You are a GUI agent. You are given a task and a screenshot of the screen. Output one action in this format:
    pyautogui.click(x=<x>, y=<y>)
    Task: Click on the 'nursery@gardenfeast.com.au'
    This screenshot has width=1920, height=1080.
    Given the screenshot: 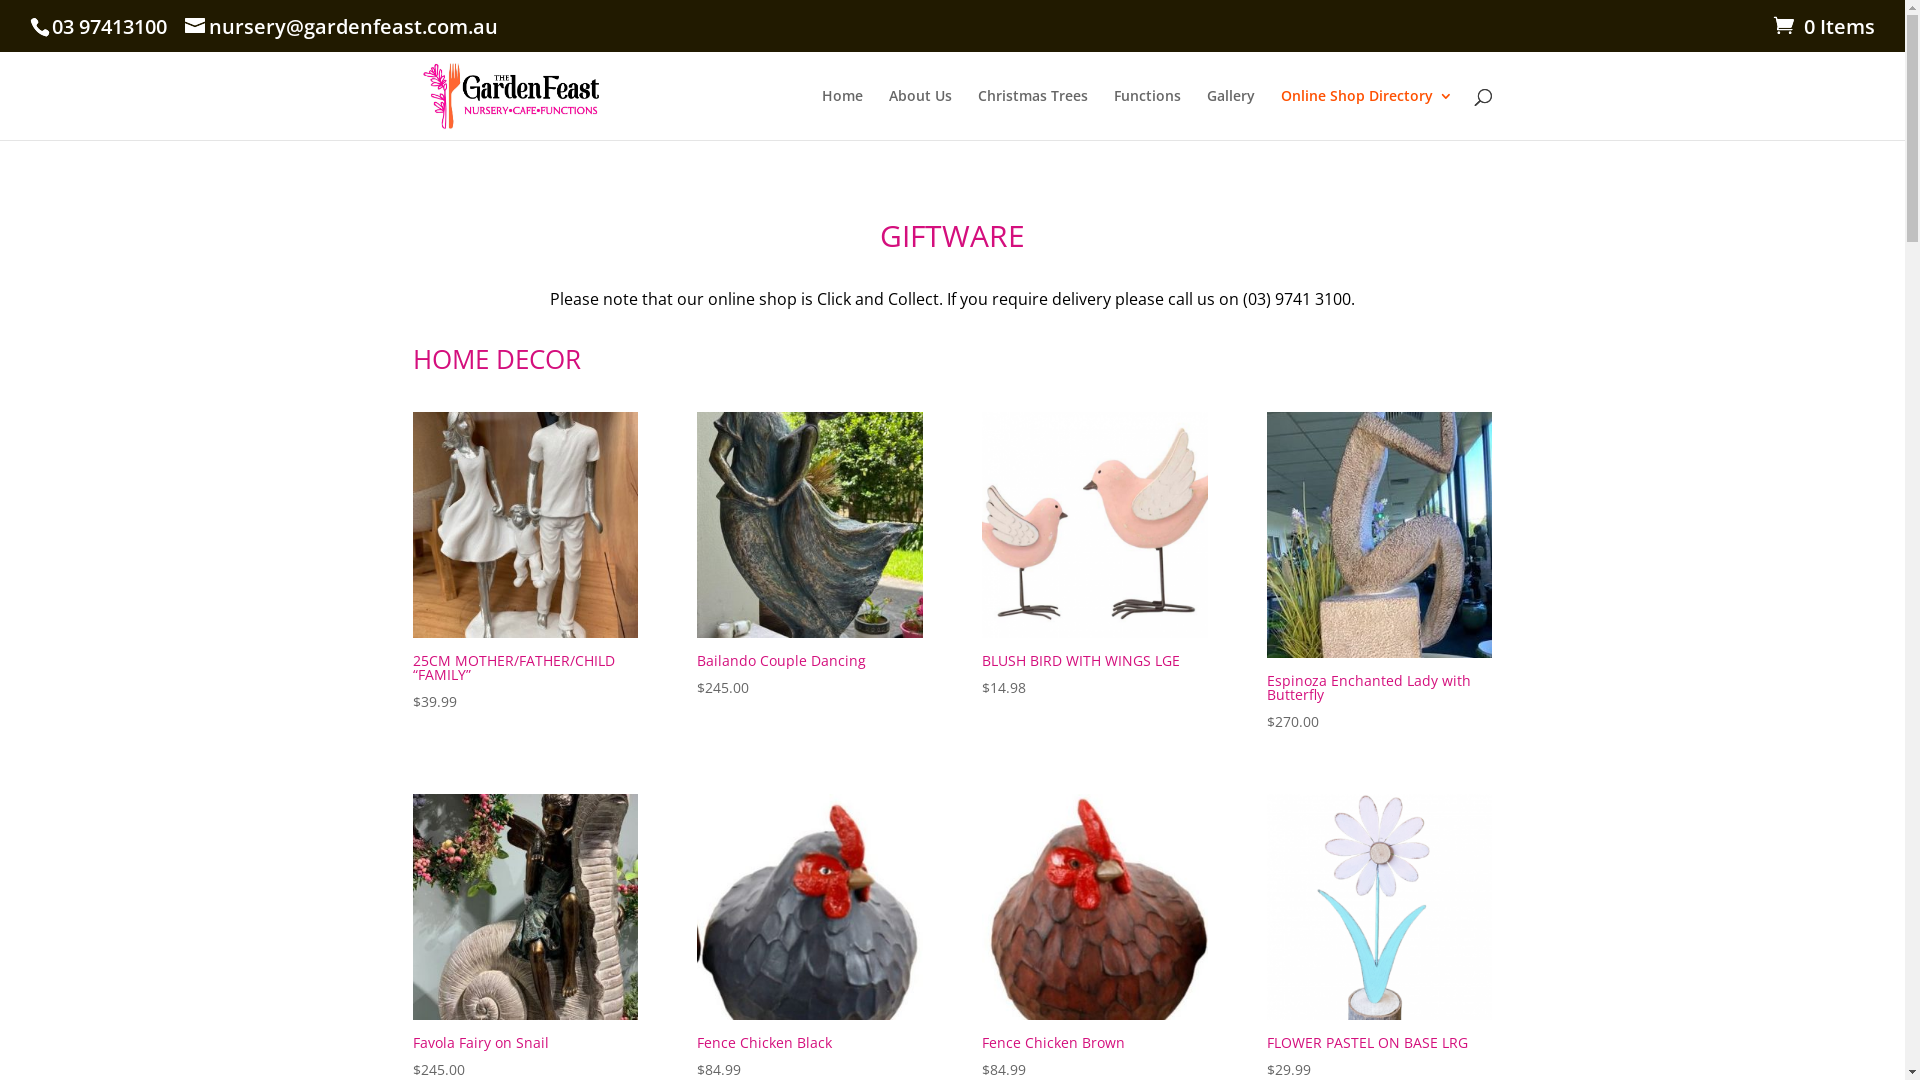 What is the action you would take?
    pyautogui.click(x=341, y=26)
    